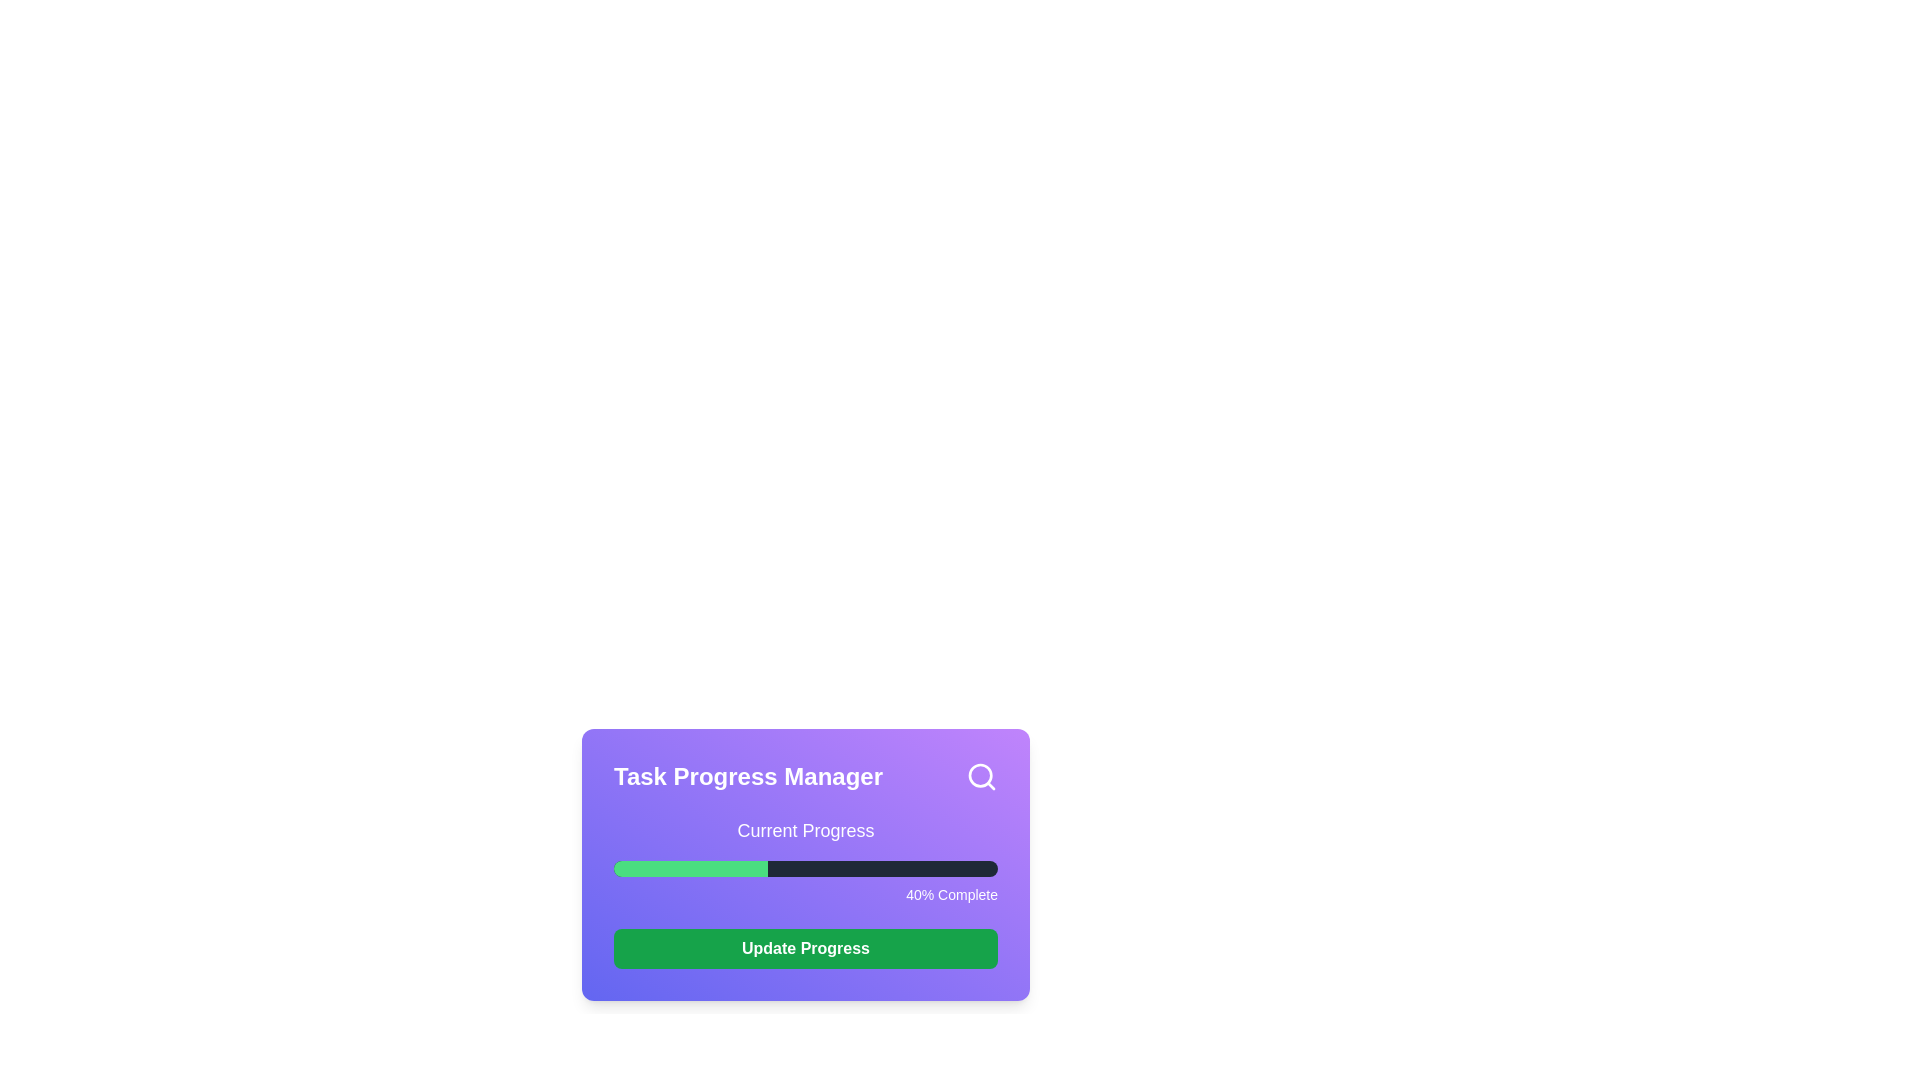  What do you see at coordinates (806, 867) in the screenshot?
I see `keyboard navigation` at bounding box center [806, 867].